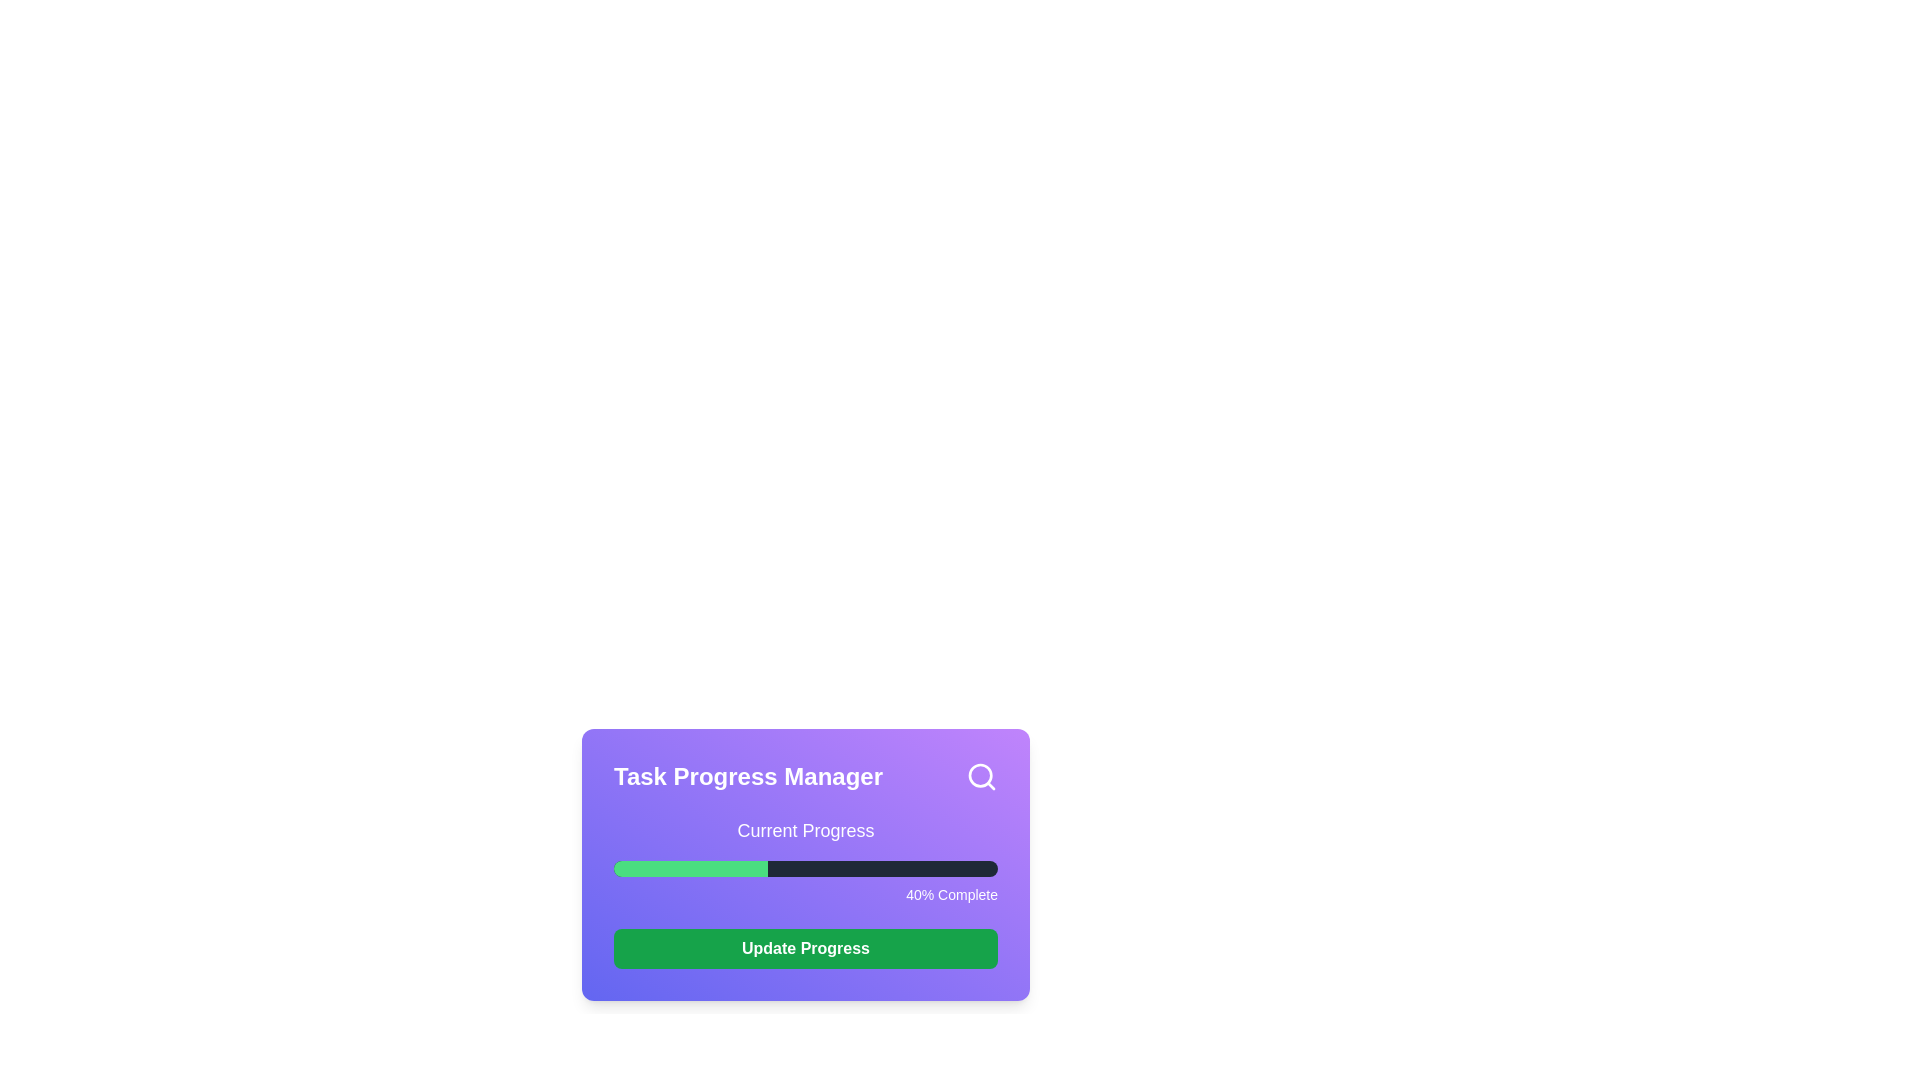  What do you see at coordinates (806, 867) in the screenshot?
I see `keyboard navigation` at bounding box center [806, 867].